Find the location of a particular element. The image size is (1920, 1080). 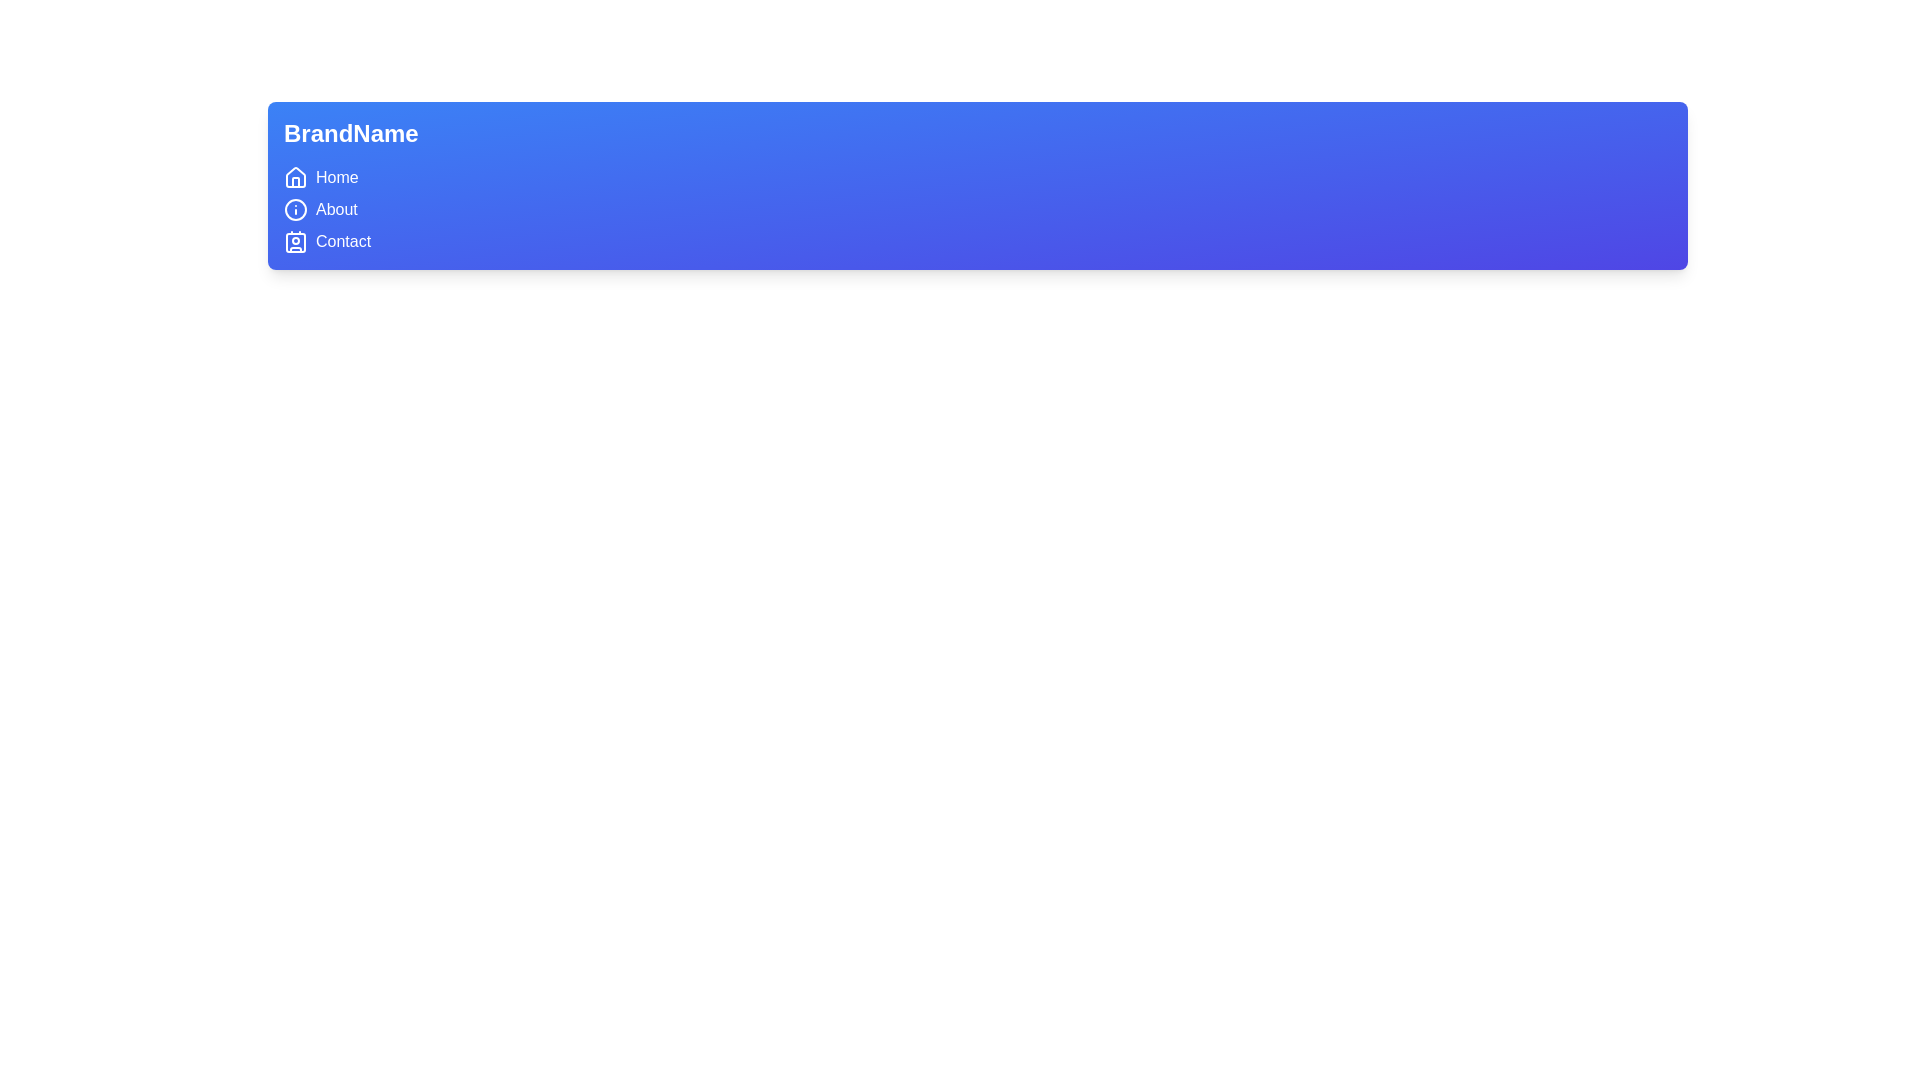

the 'Contact' icon in the sidebar menu, which is the third icon below the 'About' icon and above the 'Contact' text is located at coordinates (295, 241).